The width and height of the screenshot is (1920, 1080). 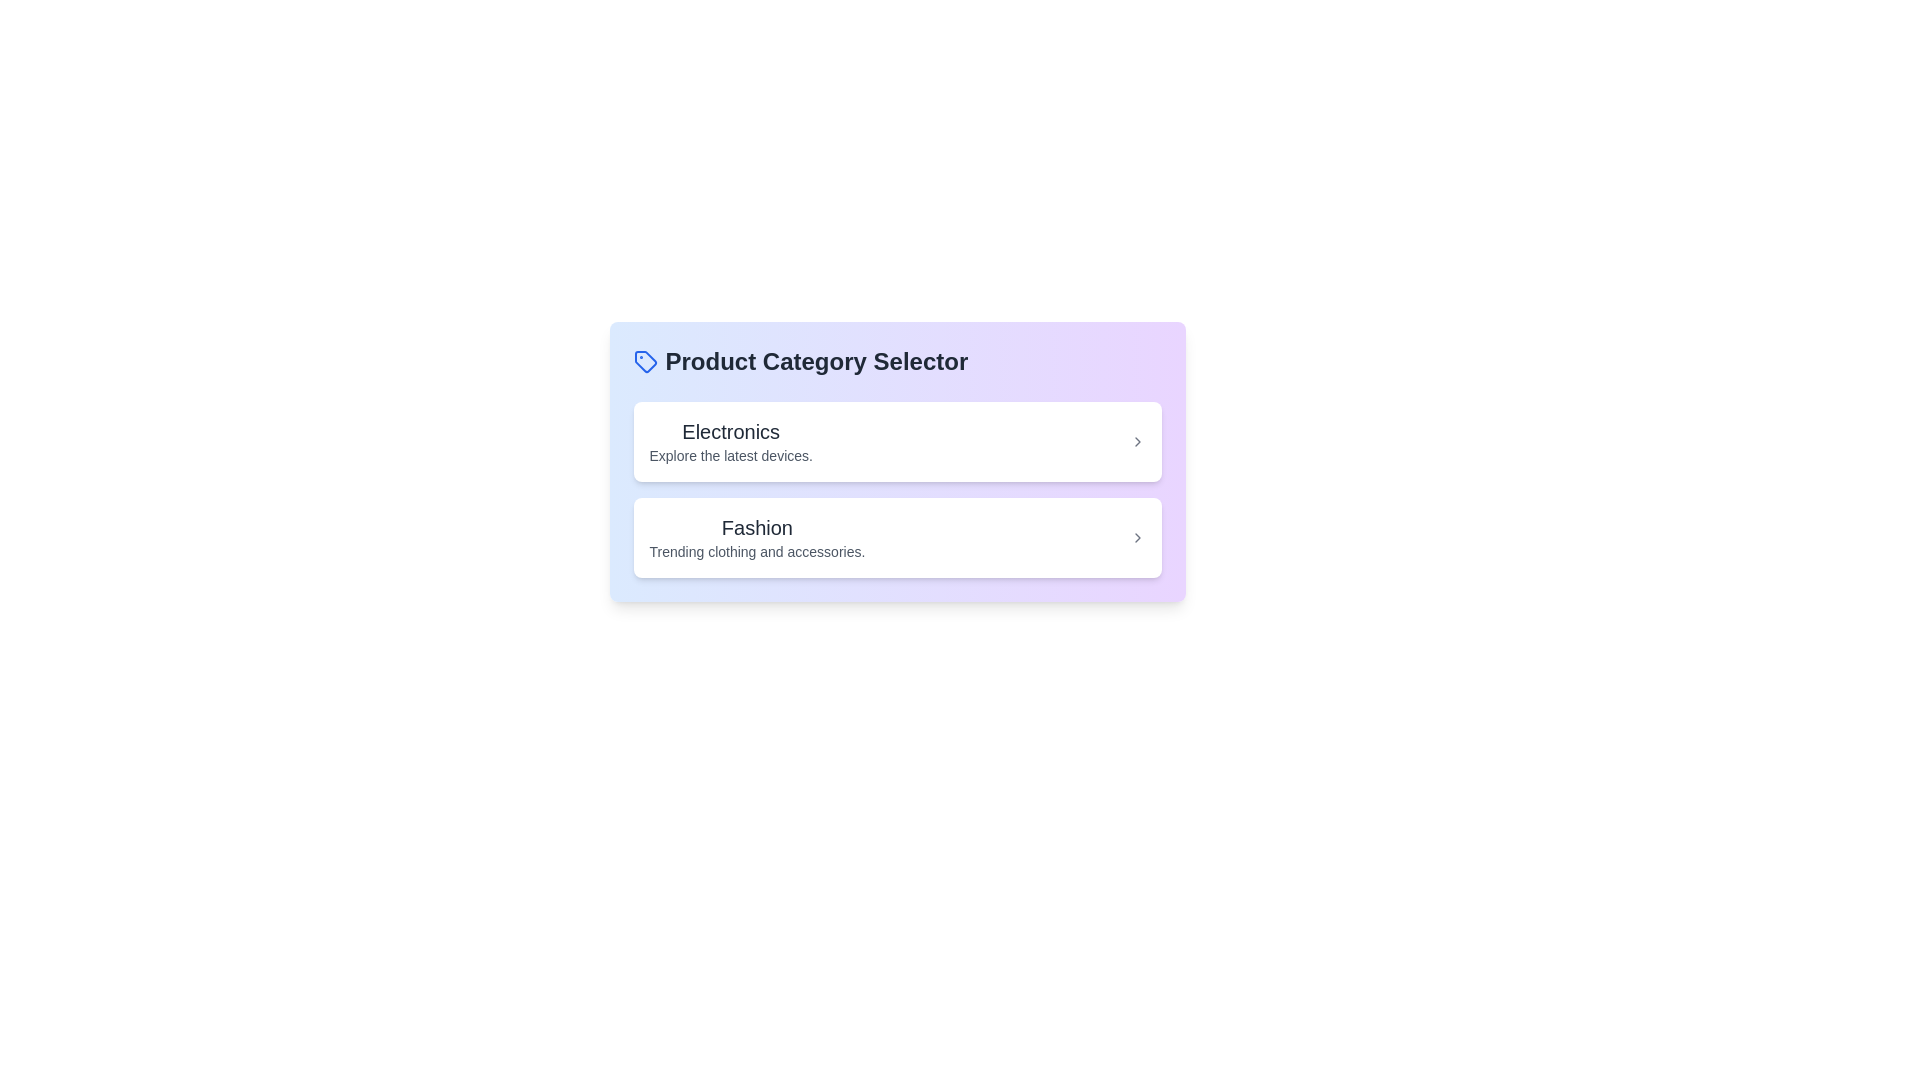 I want to click on the descriptive subtitle text label for the 'Electronics' category, which is positioned directly below the main label 'Electronics' and above the right-pointing arrow icon, so click(x=730, y=455).